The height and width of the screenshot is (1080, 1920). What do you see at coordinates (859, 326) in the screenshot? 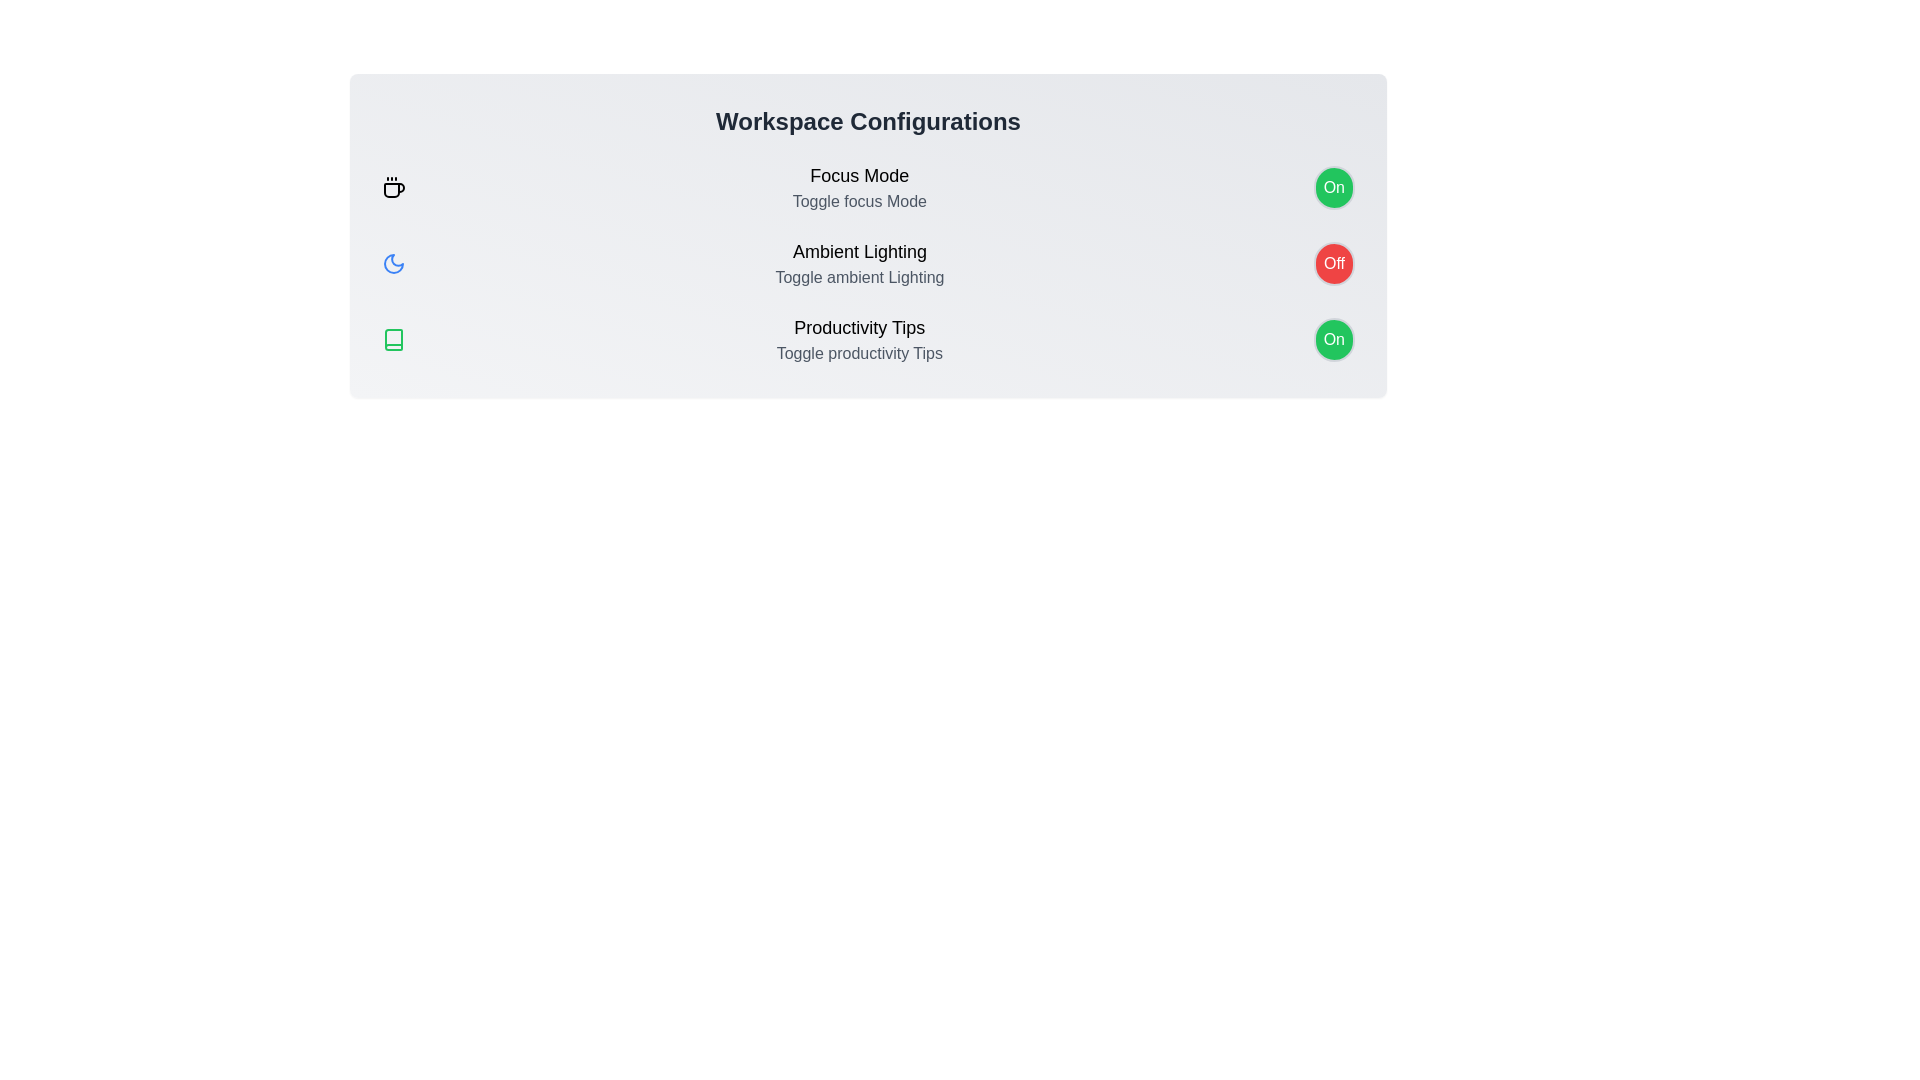
I see `the descriptive text for the configuration option Productivity Tips` at bounding box center [859, 326].